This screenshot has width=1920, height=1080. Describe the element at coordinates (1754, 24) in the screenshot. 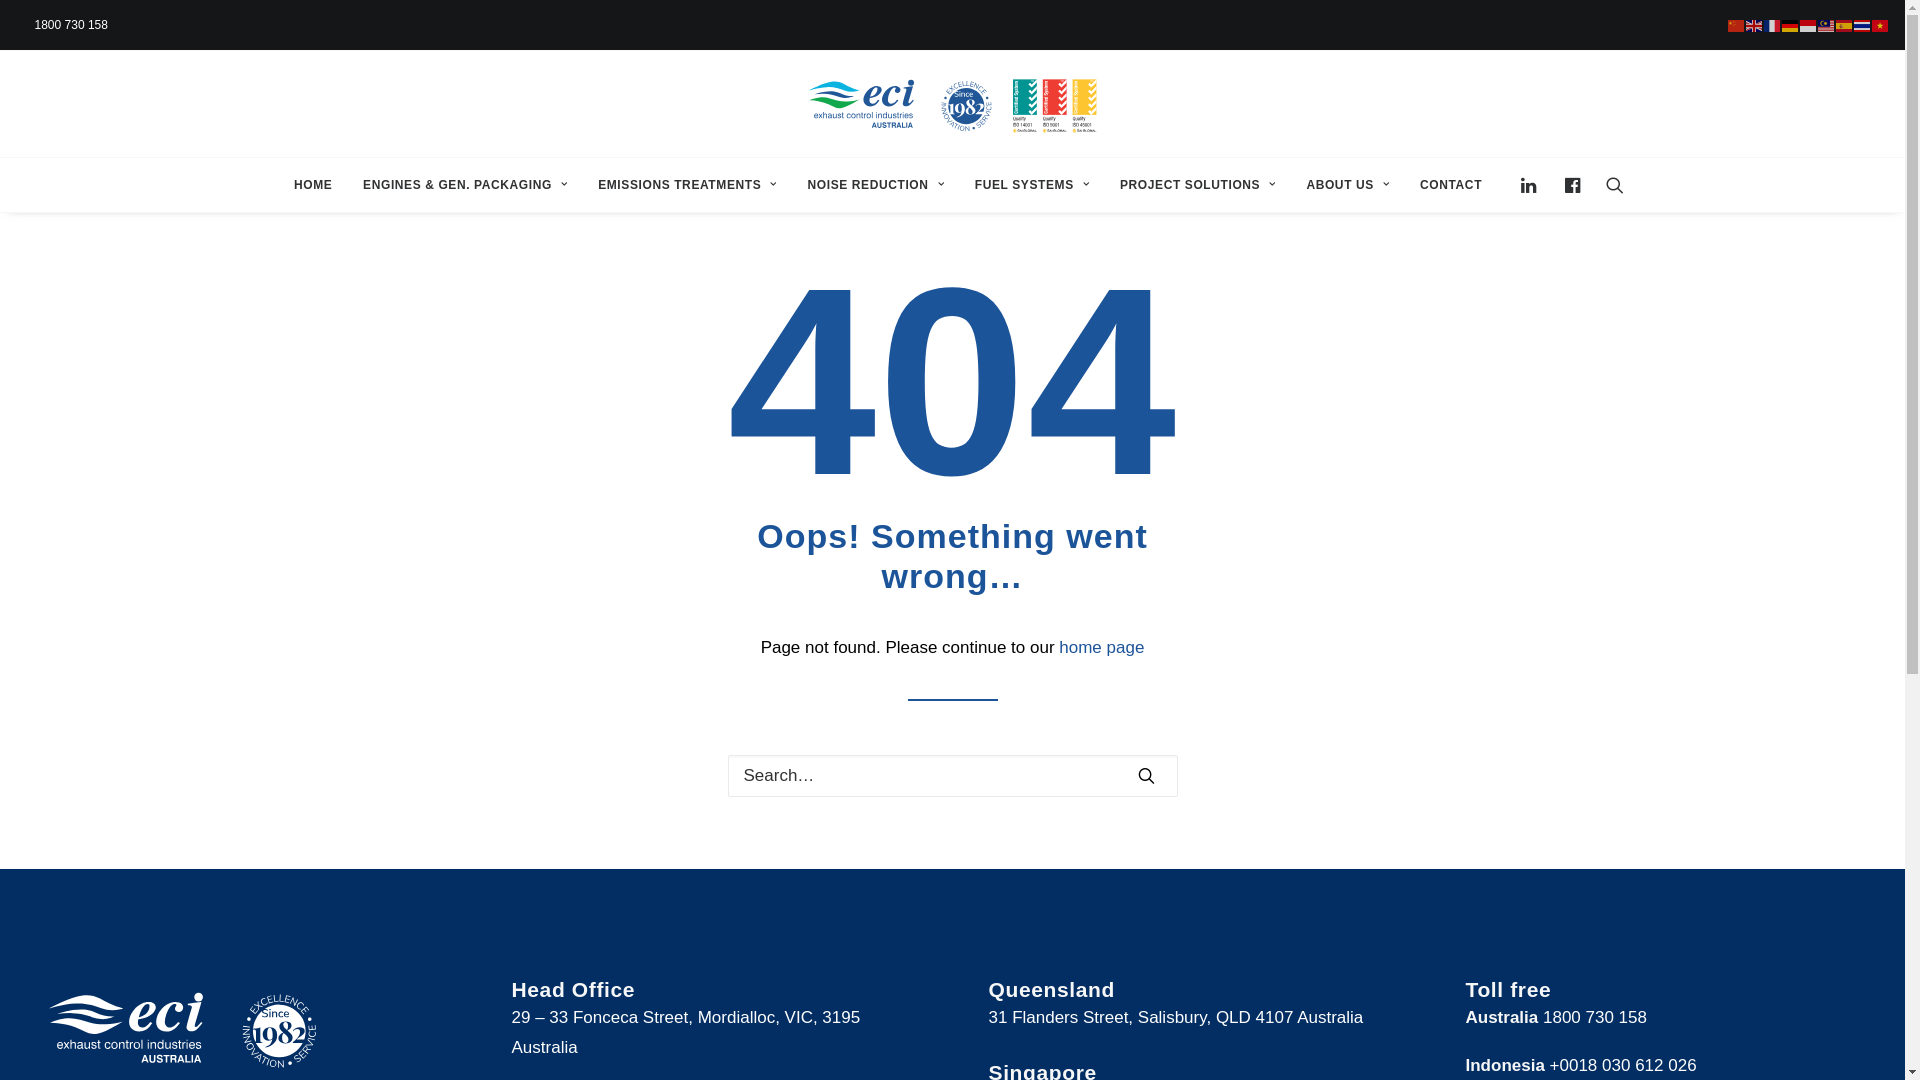

I see `'English'` at that location.